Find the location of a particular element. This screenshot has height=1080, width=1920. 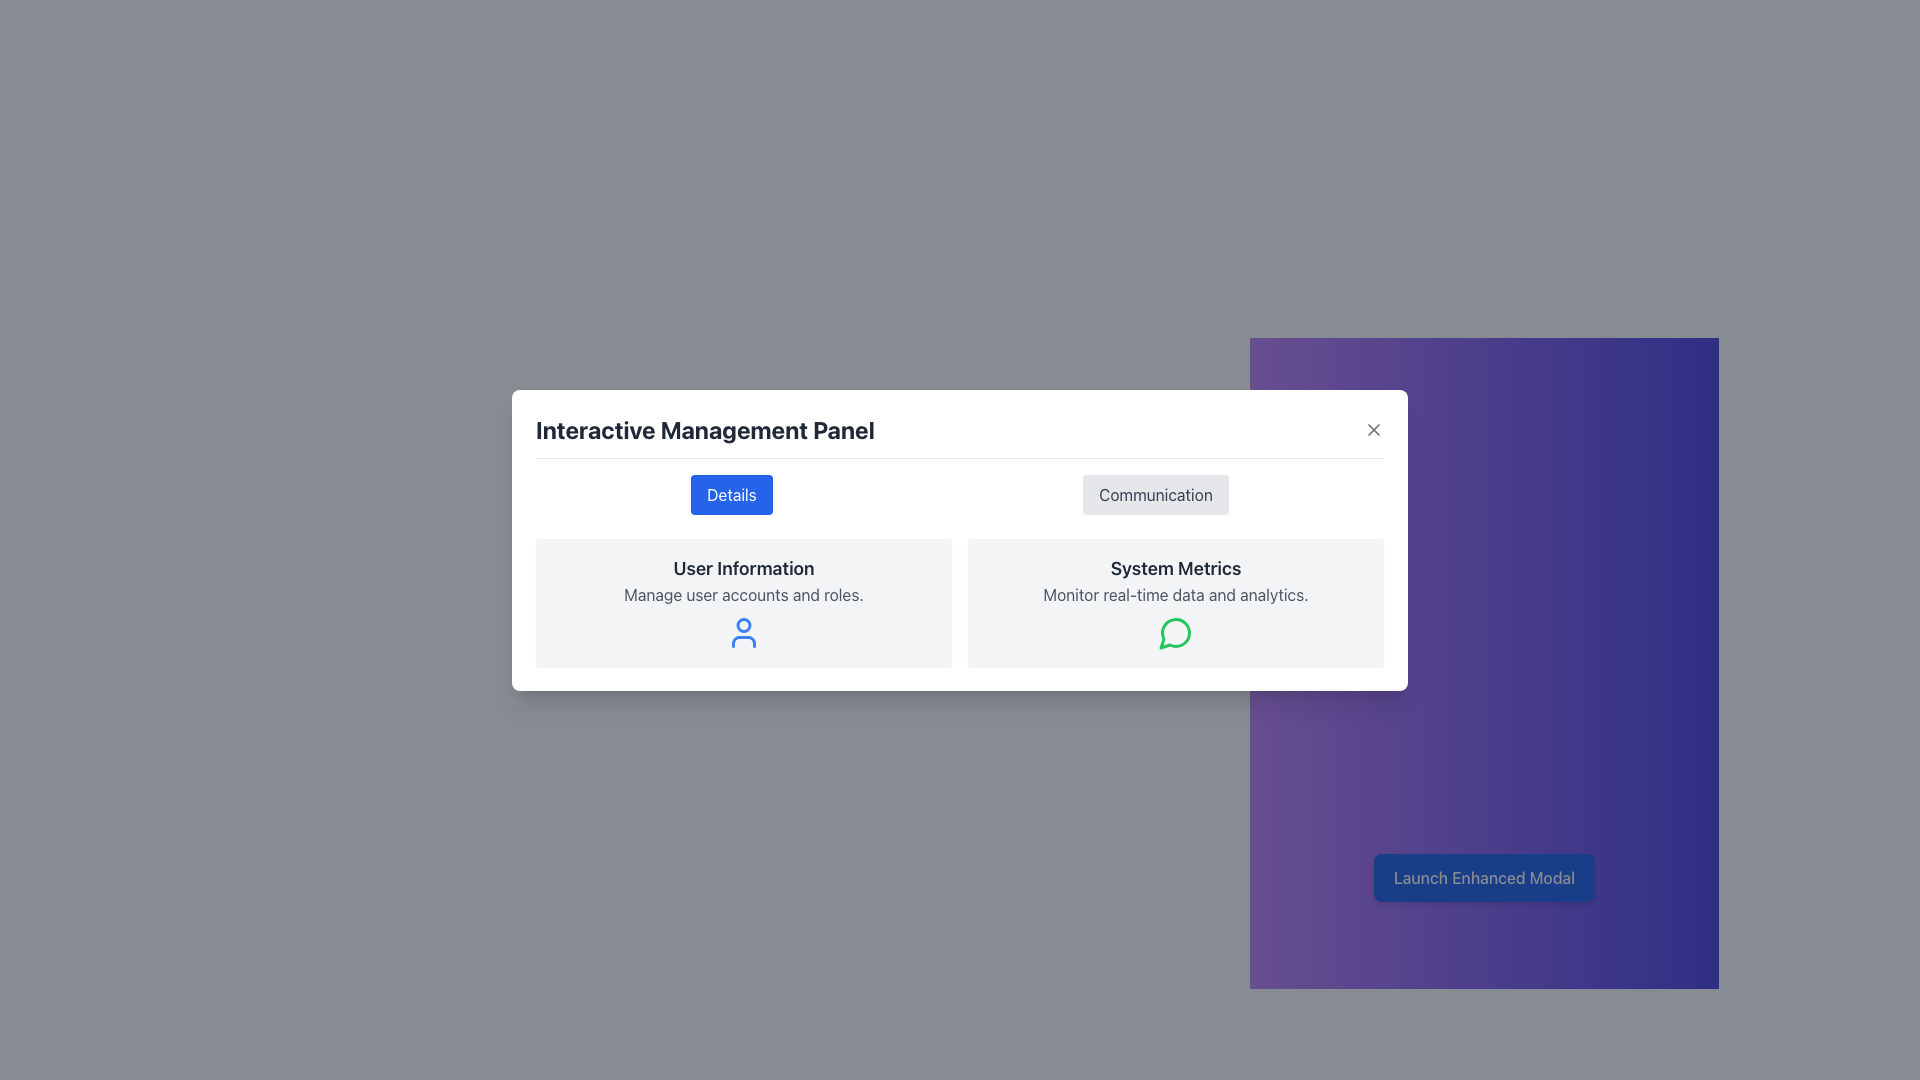

the communication button located to the right of the 'Details' button is located at coordinates (1156, 494).